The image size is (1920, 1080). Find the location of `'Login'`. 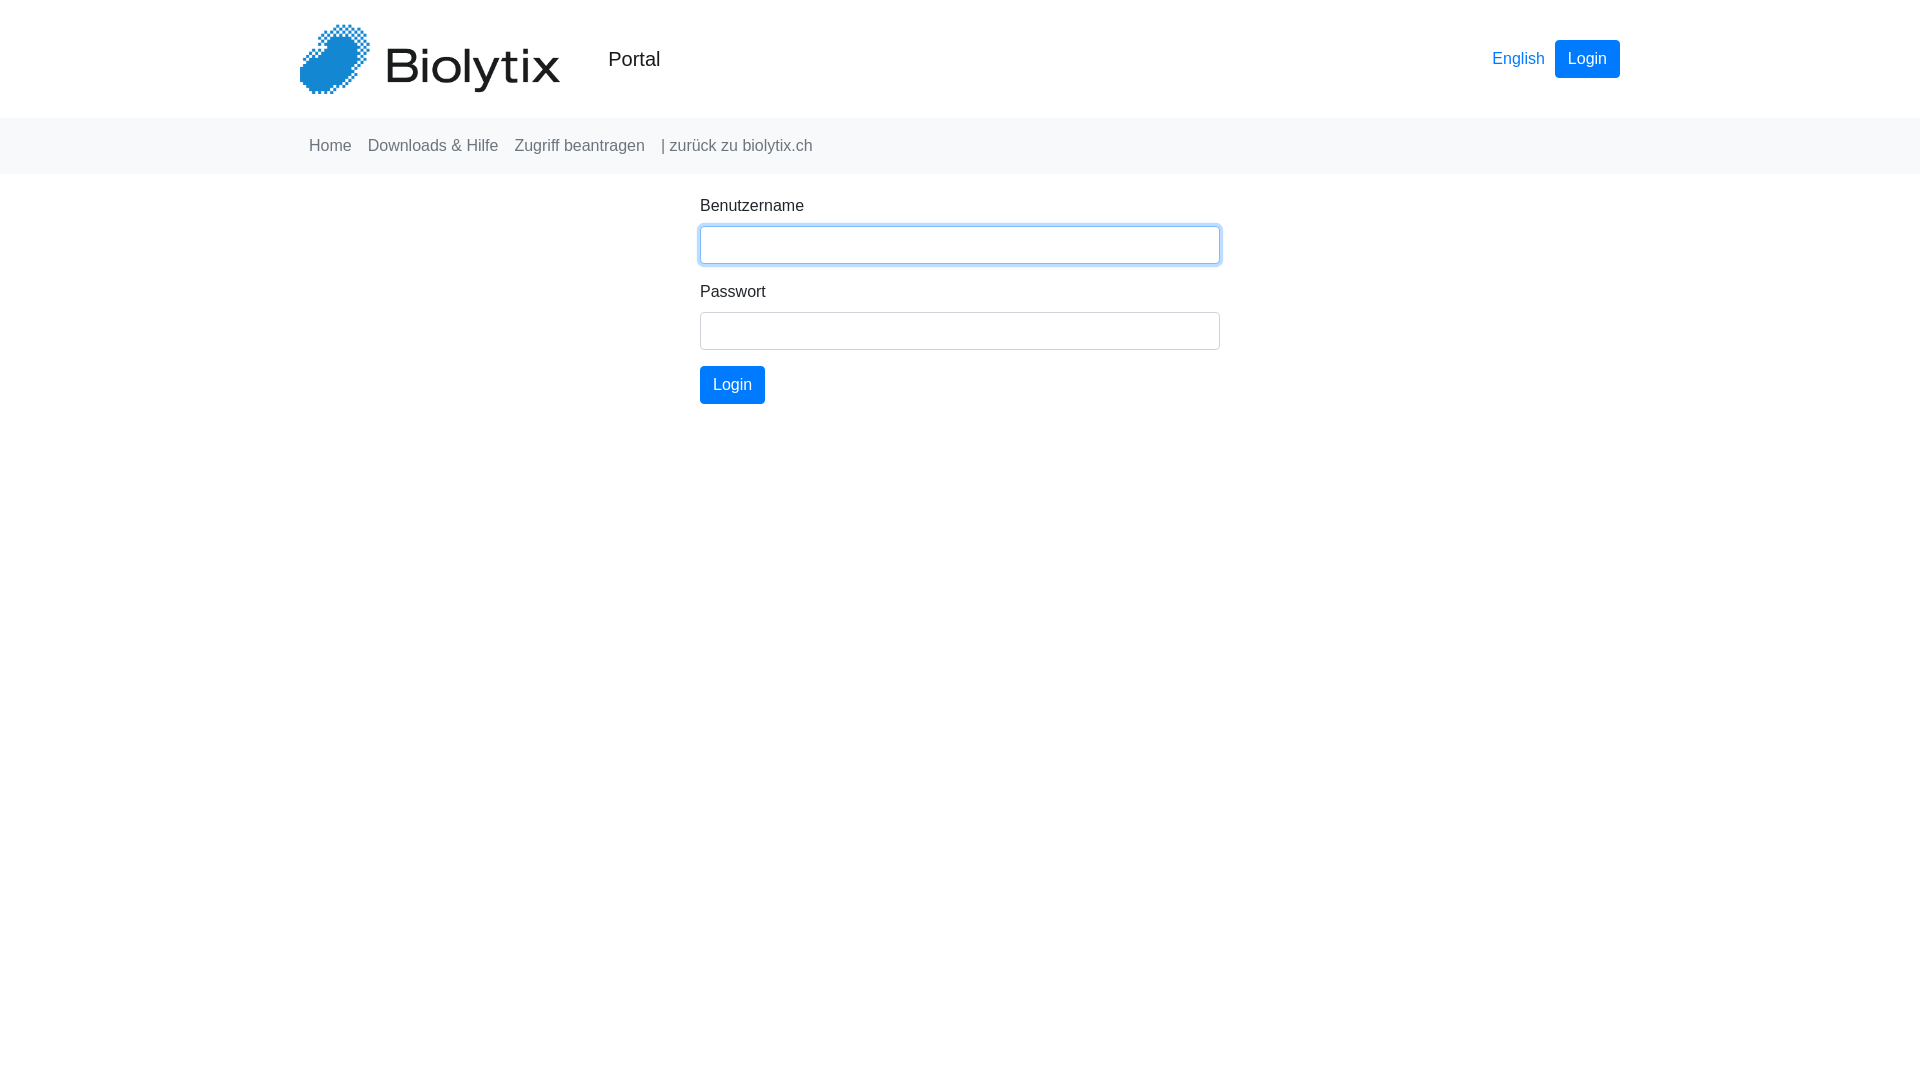

'Login' is located at coordinates (1586, 57).